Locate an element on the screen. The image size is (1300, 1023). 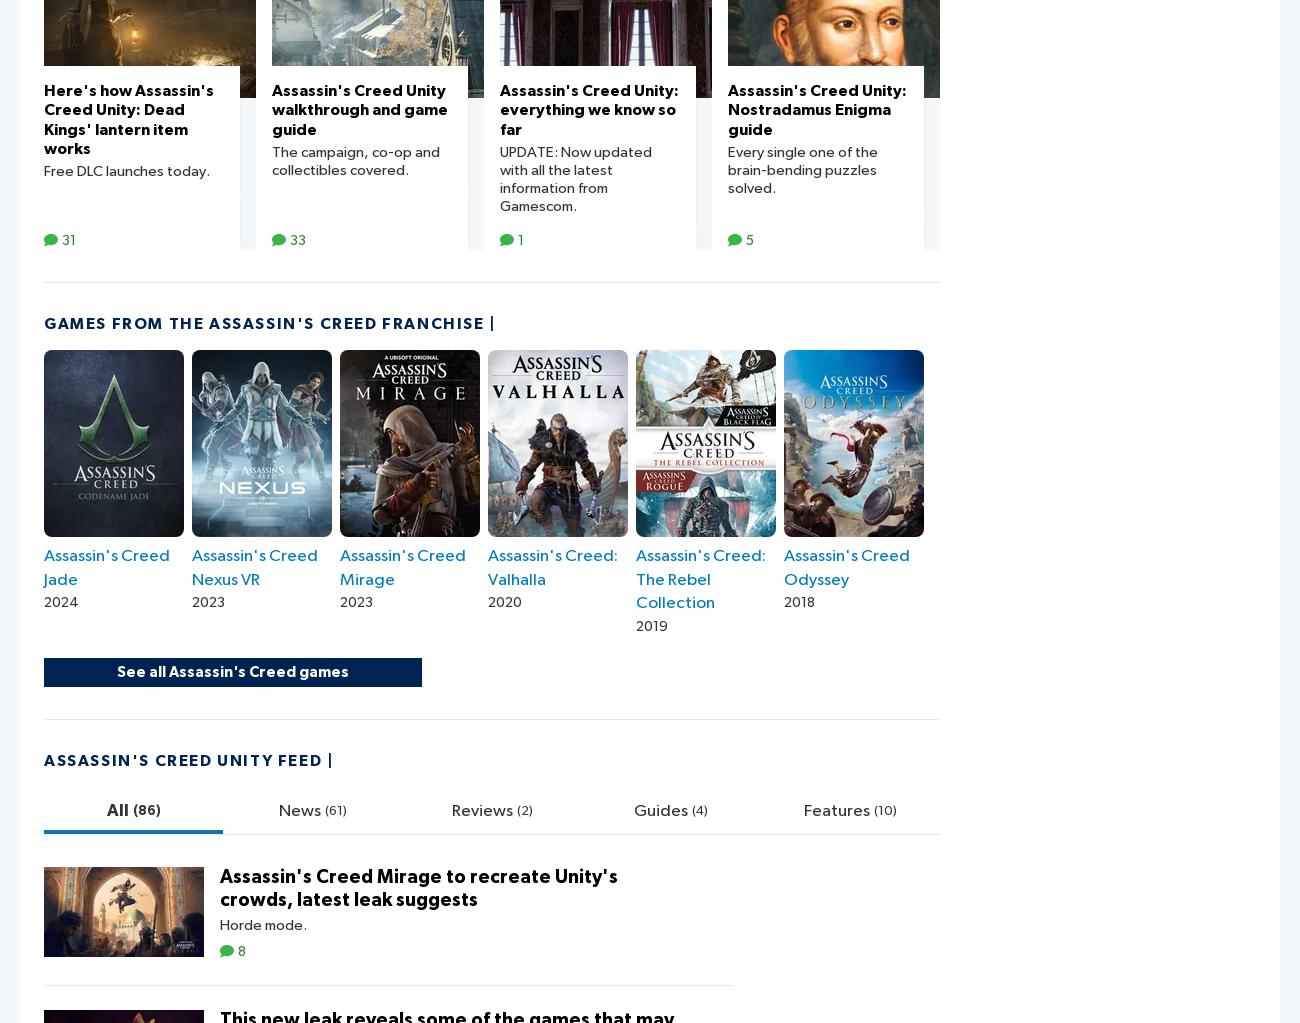
'Assassin's Creed: Valhalla' is located at coordinates (552, 567).